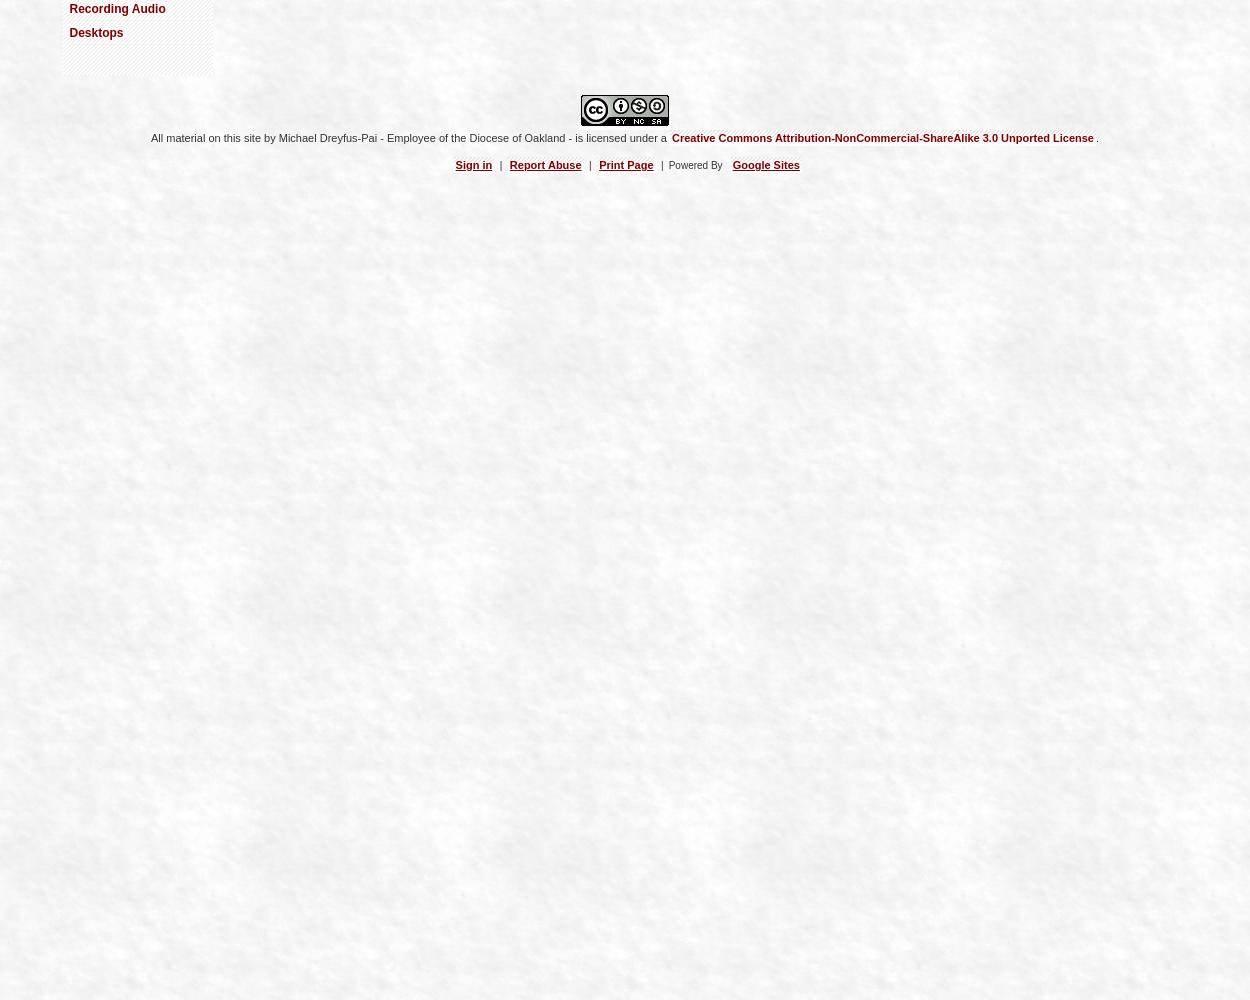 This screenshot has height=1000, width=1250. What do you see at coordinates (882, 138) in the screenshot?
I see `'Creative Commons Attribution-NonCommercial-ShareAlike 3.0 Unported License'` at bounding box center [882, 138].